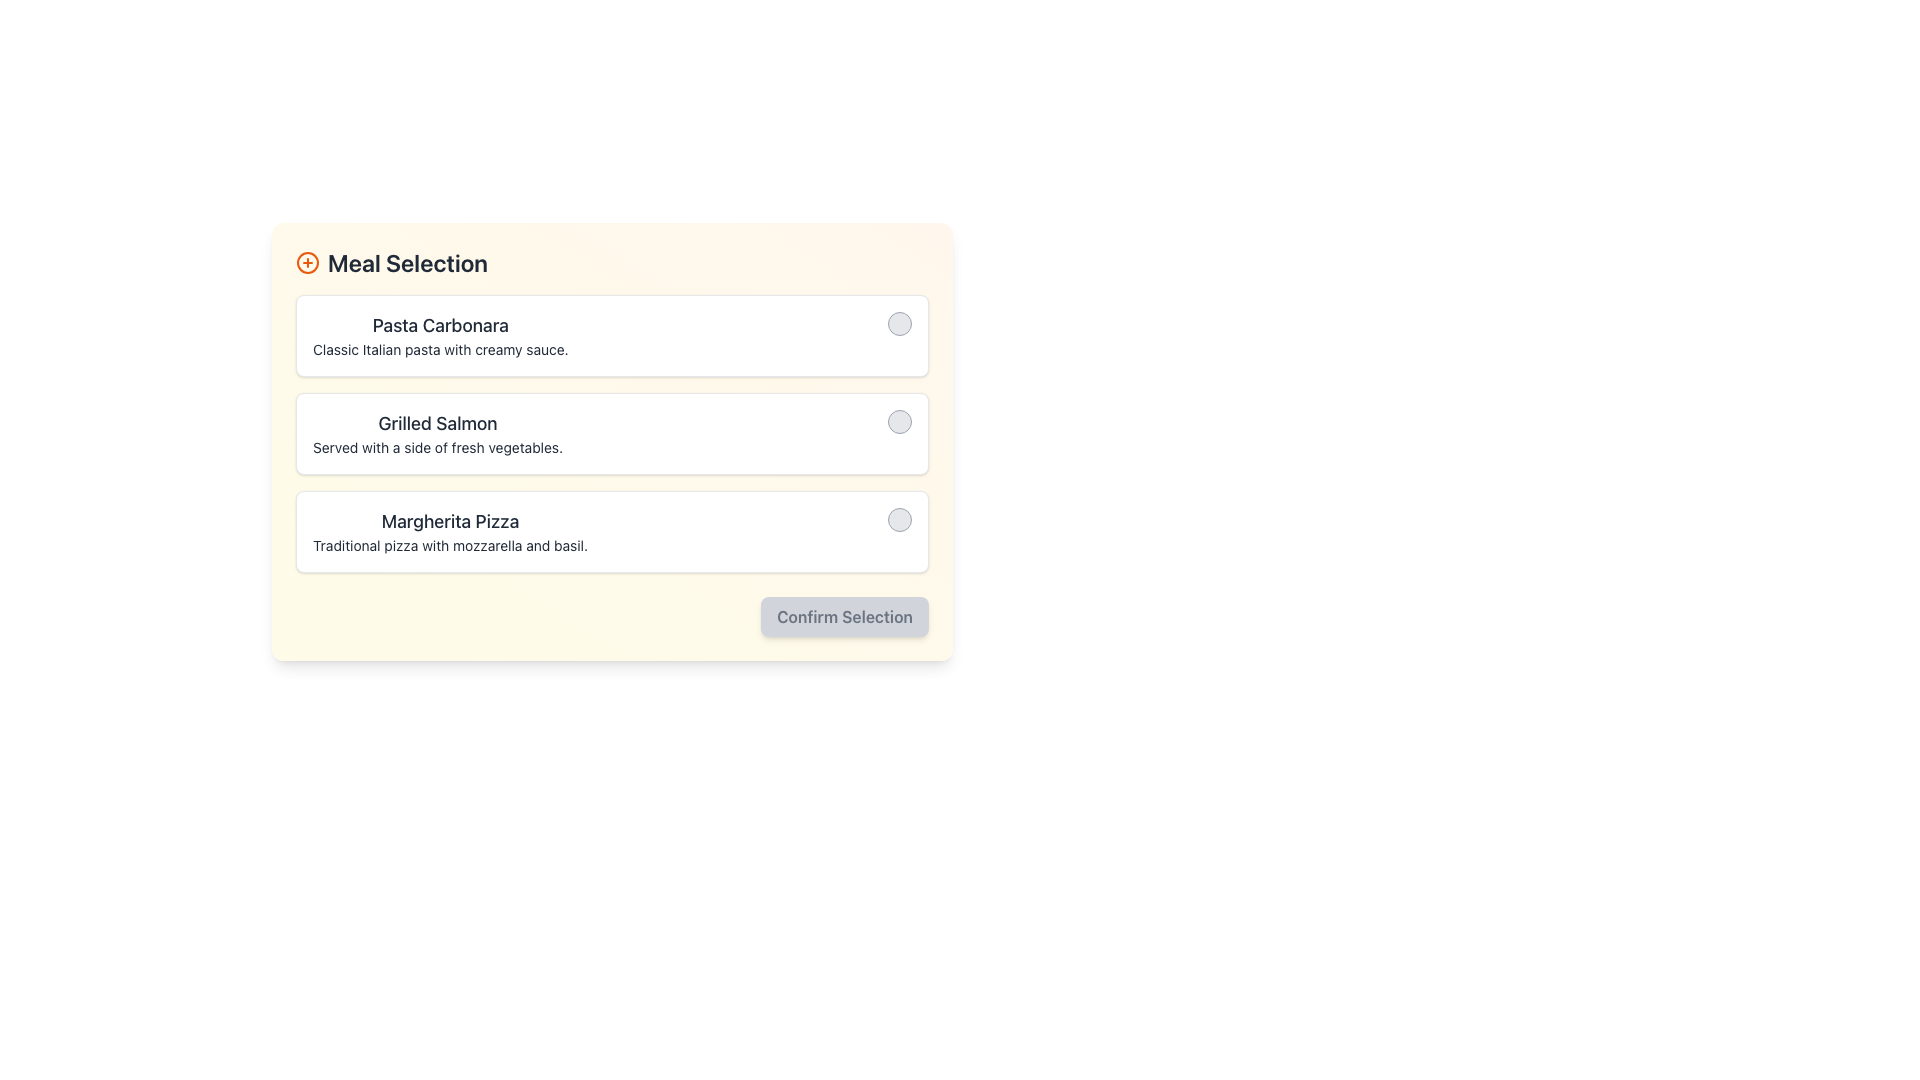 The height and width of the screenshot is (1080, 1920). I want to click on the section title indicating meal option selection, located at the top-left corner of the meal selection interface, to trigger visual cues, so click(407, 261).